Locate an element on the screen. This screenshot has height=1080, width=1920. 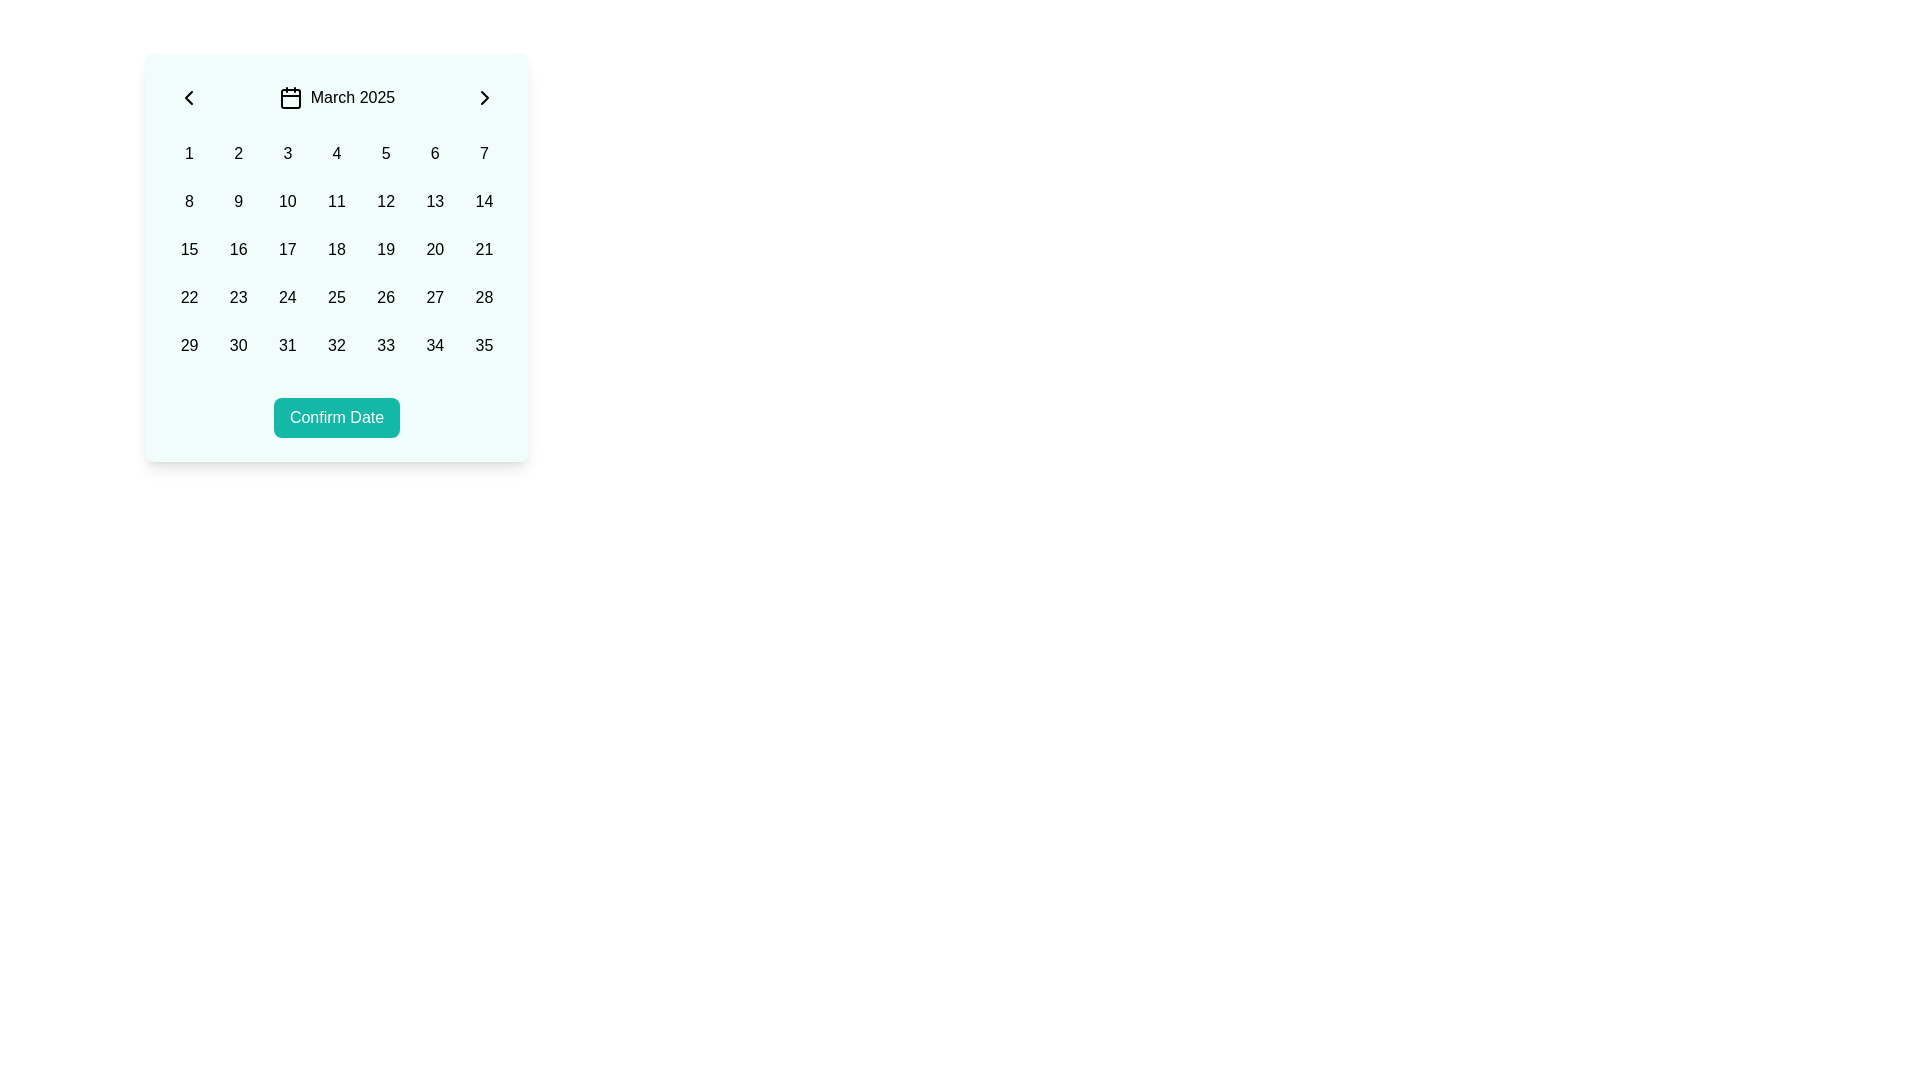
the rounded button displaying the text '2', which is located in the first row of a grid layout within a modal interface is located at coordinates (238, 153).